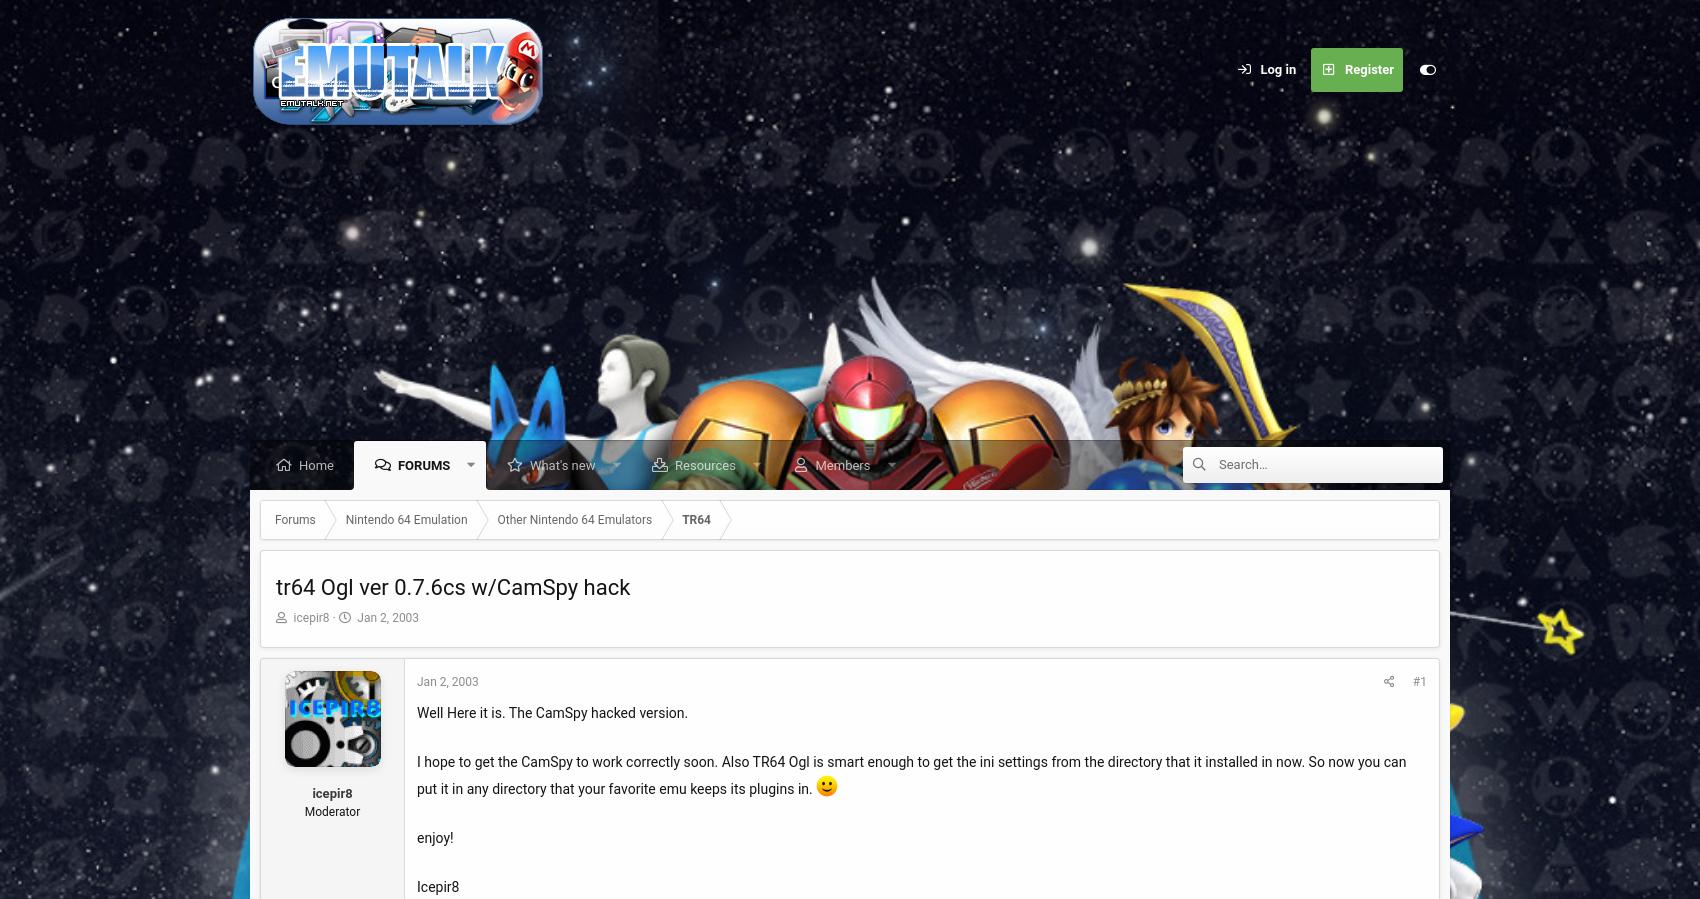  Describe the element at coordinates (1369, 68) in the screenshot. I see `'Register'` at that location.